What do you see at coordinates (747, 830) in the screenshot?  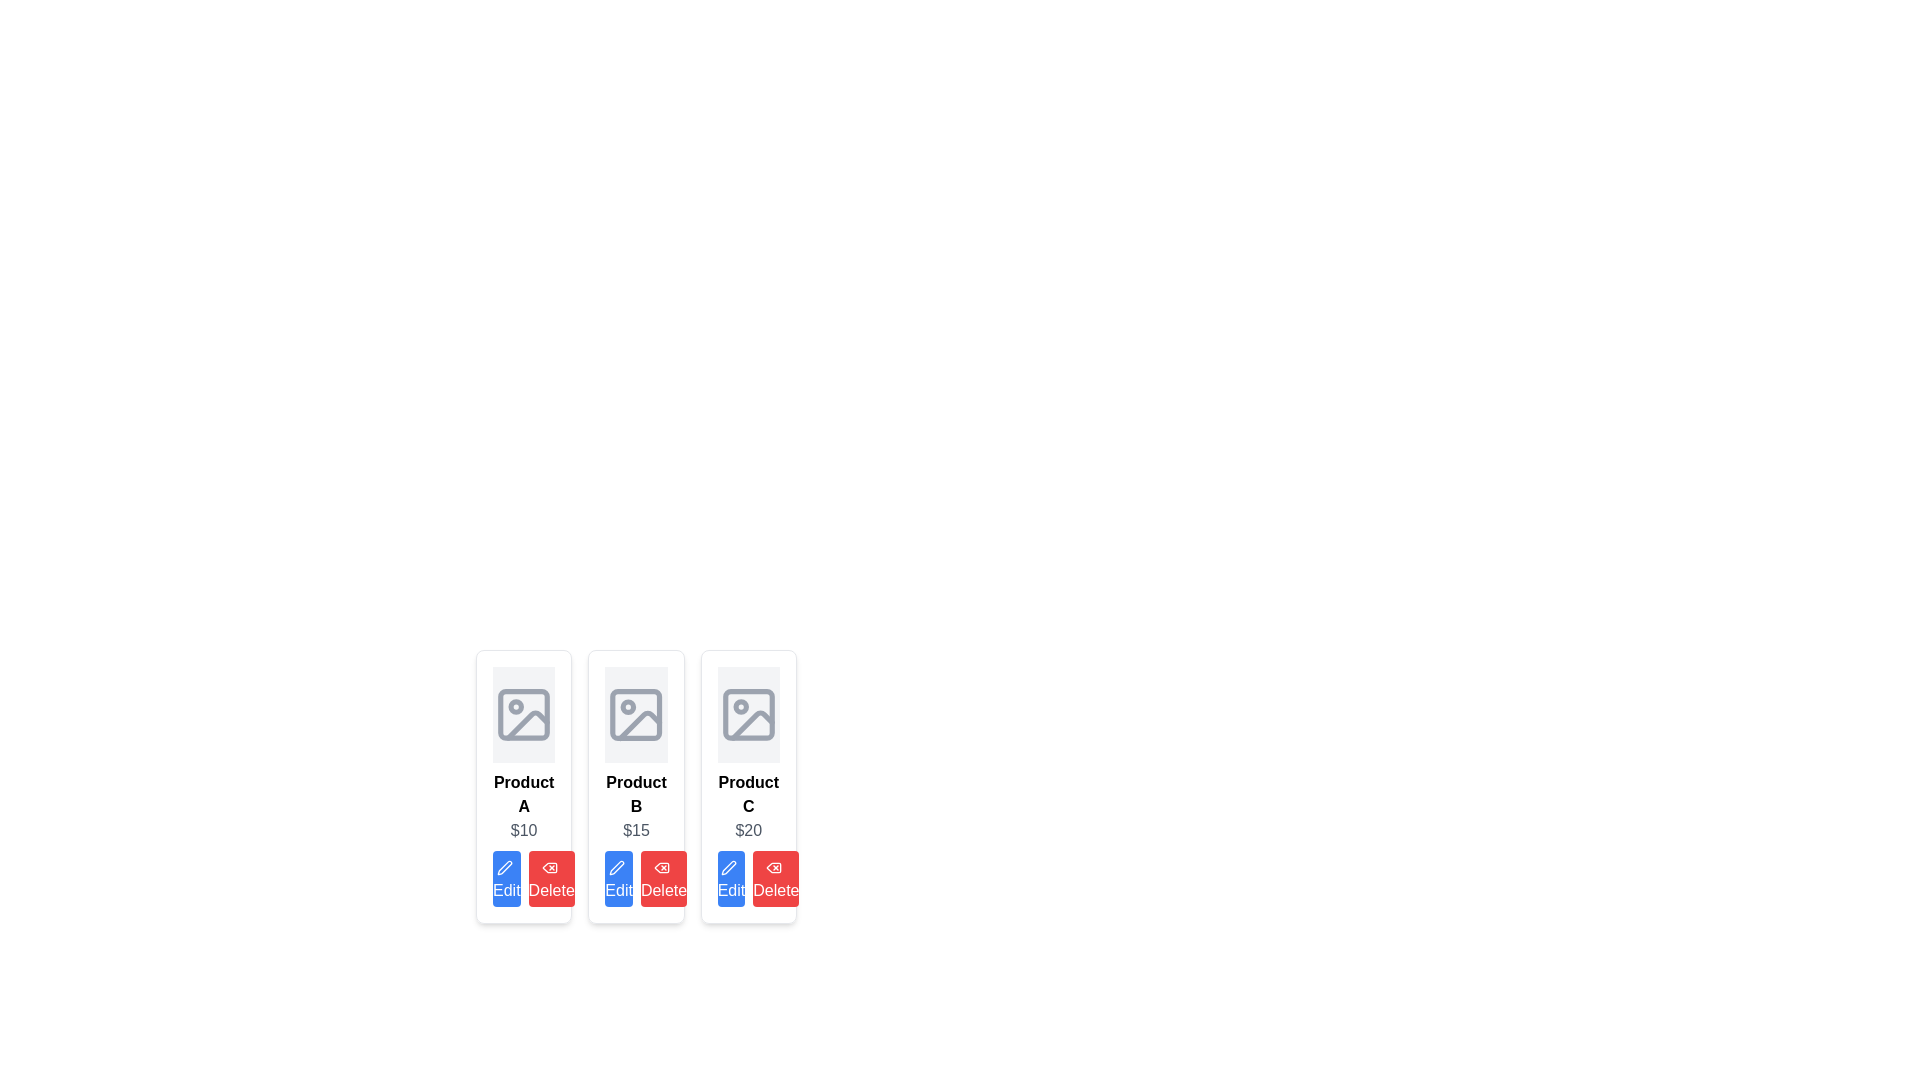 I see `the price text label of 'Product C', which is located under the product title in the third product card` at bounding box center [747, 830].